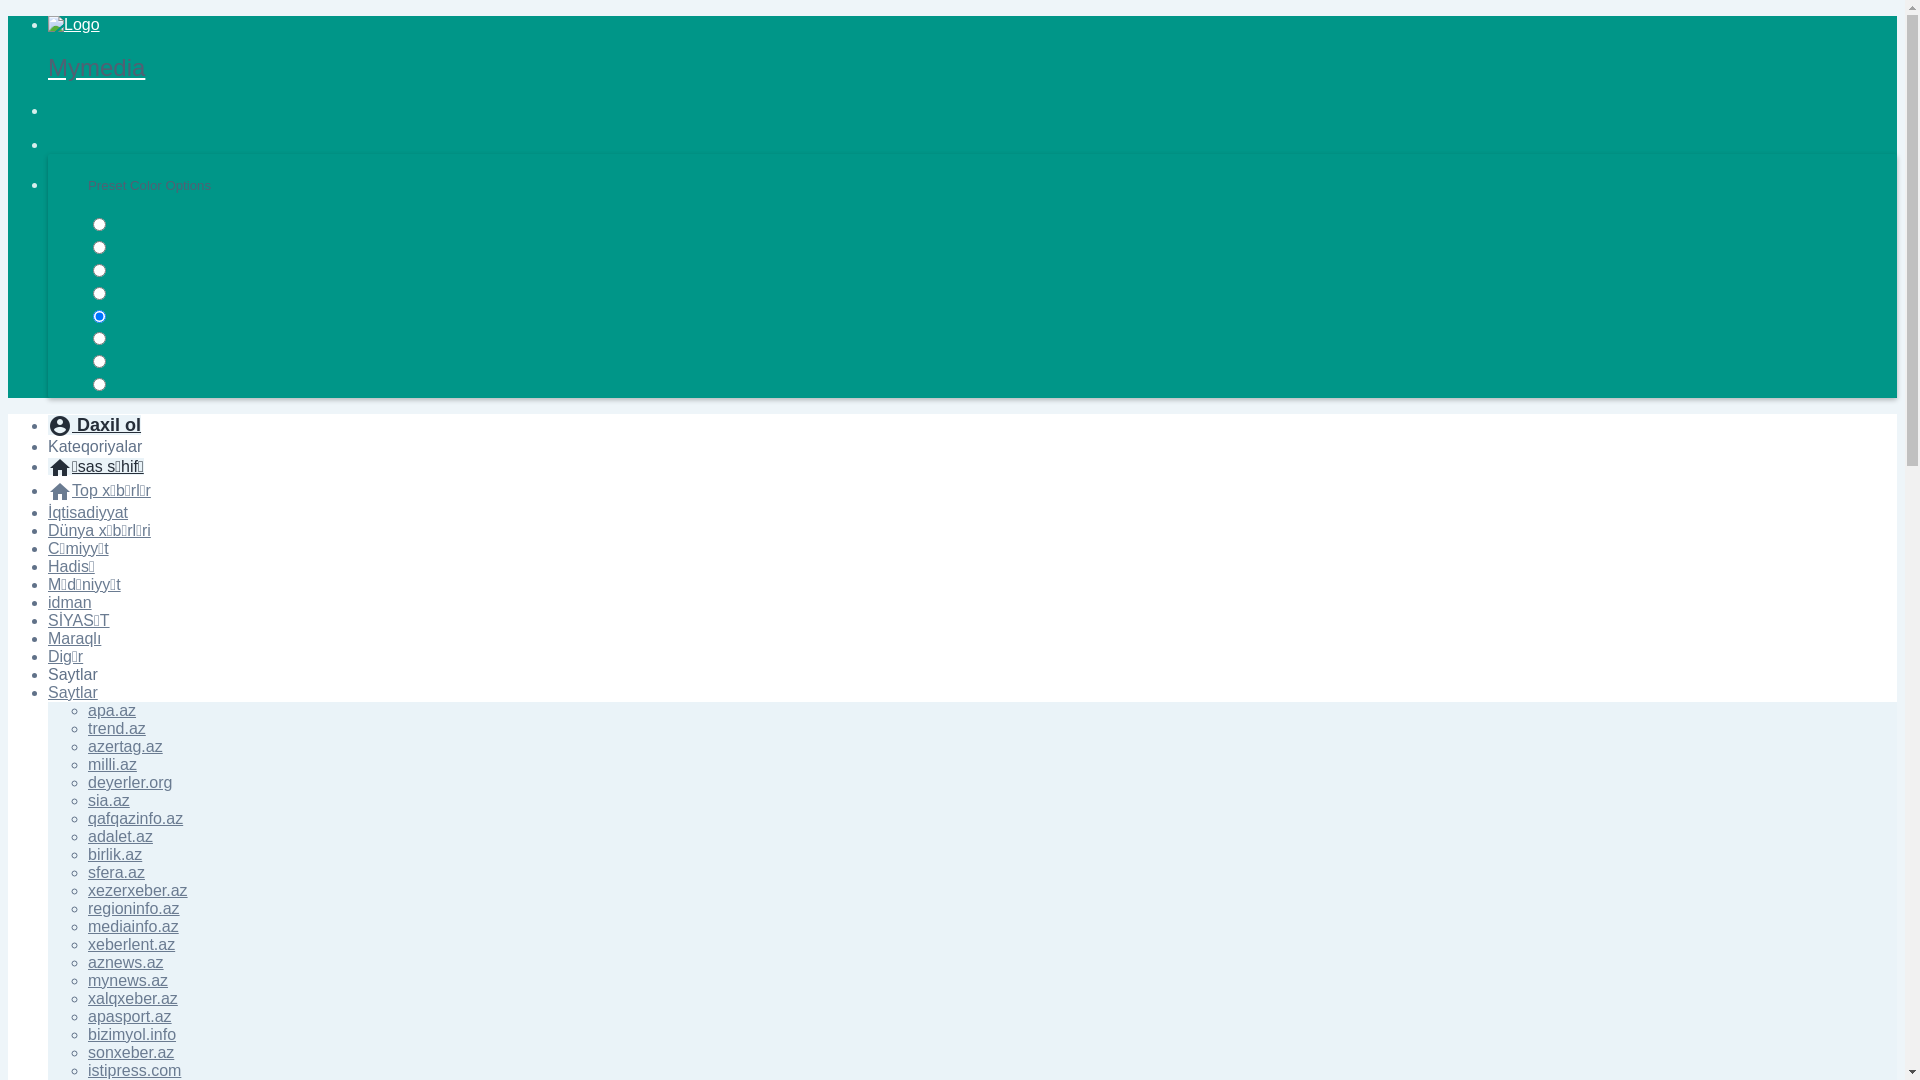  I want to click on 'apa.az', so click(110, 709).